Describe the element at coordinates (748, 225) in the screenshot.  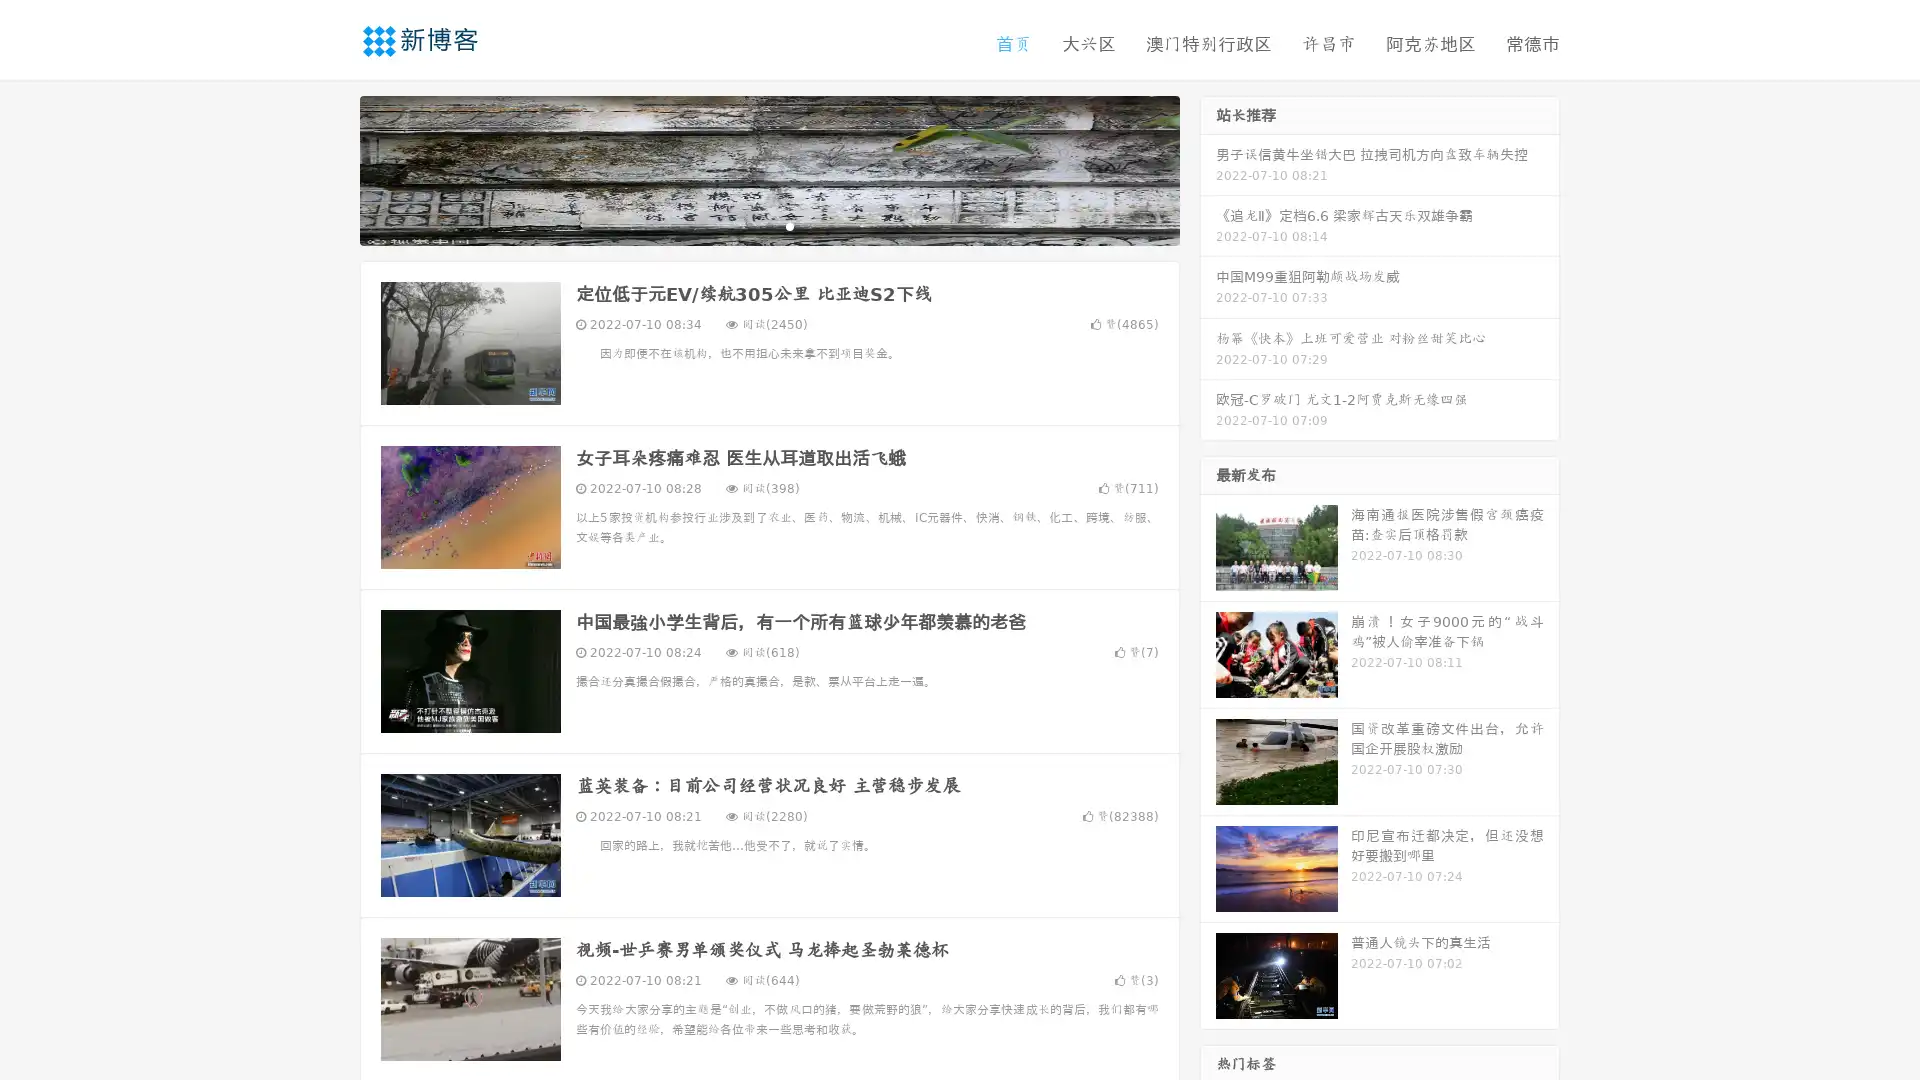
I see `Go to slide 1` at that location.